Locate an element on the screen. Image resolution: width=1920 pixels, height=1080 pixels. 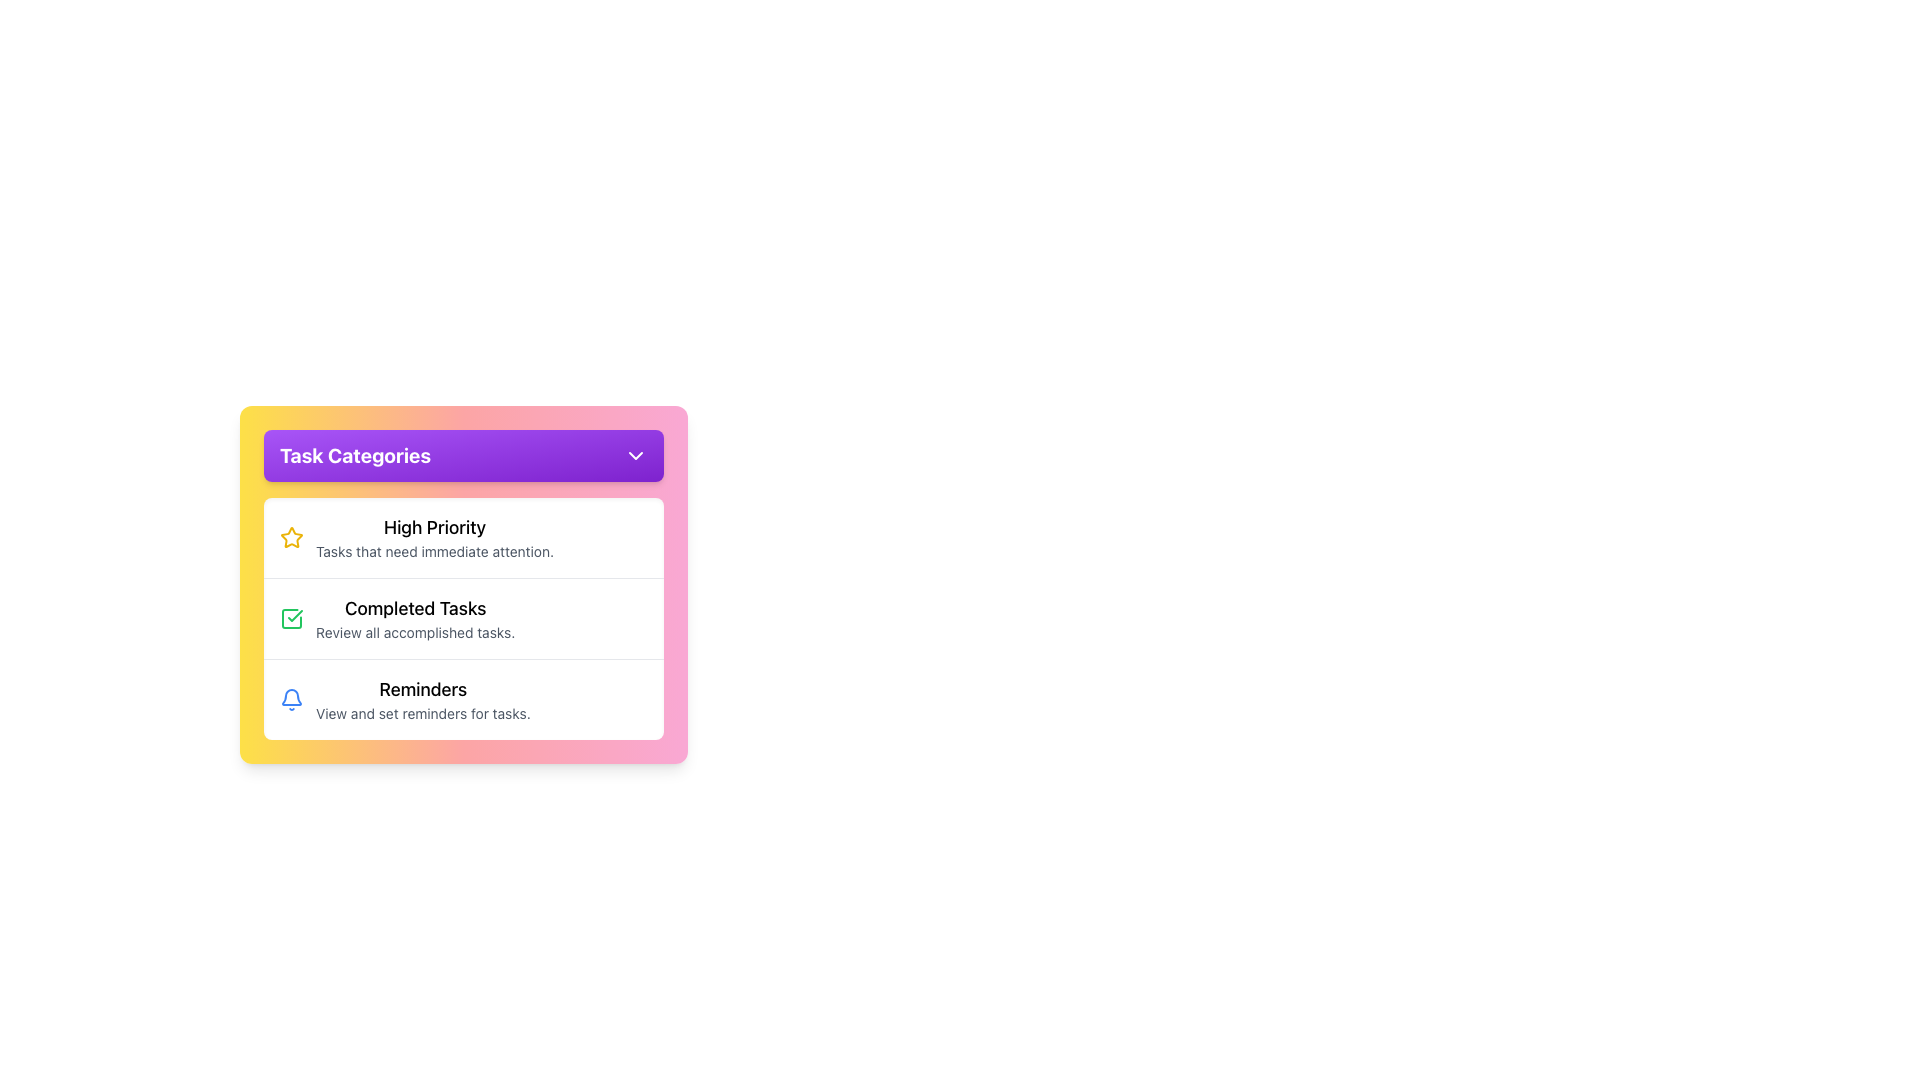
text of the second list item, which features a green check icon and includes the title 'Completed Tasks' and the description 'Review all accomplished tasks.' is located at coordinates (463, 617).